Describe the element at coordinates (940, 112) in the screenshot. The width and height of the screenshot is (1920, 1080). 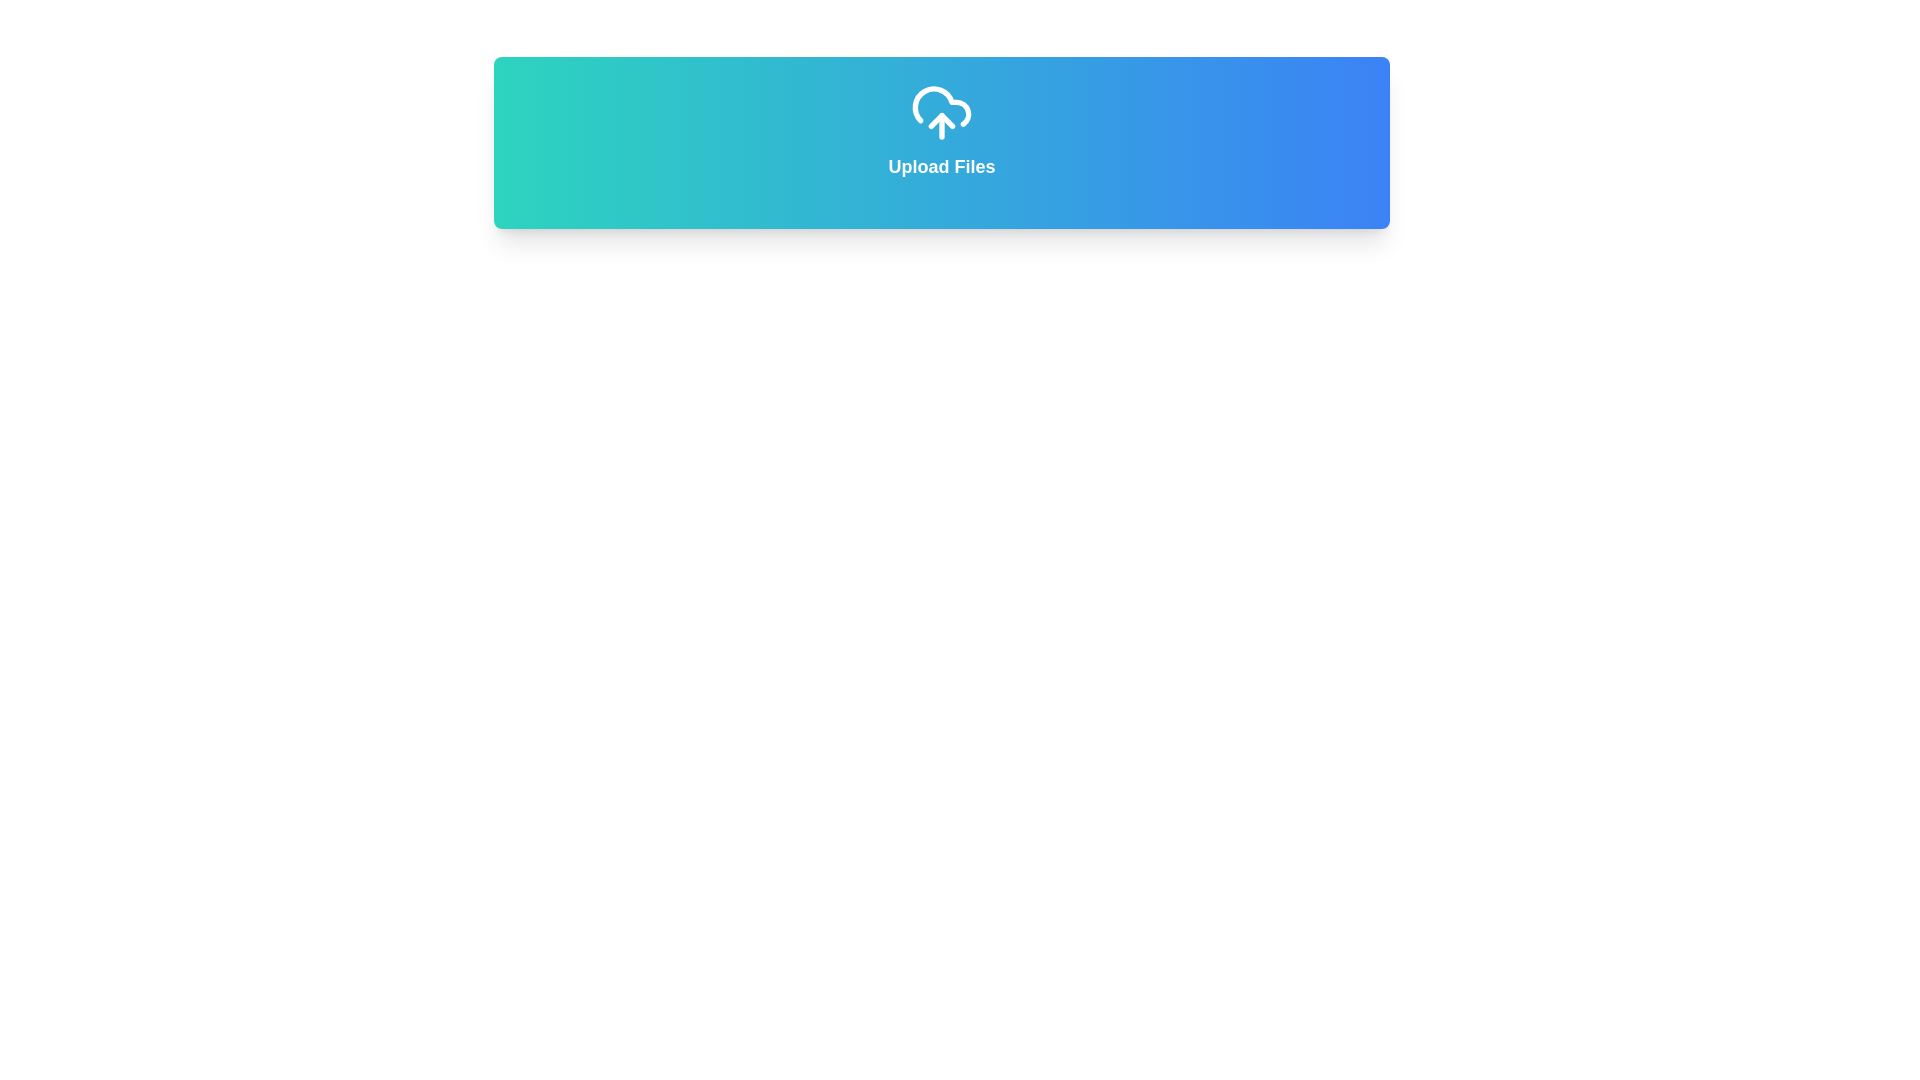
I see `the file upload icon` at that location.